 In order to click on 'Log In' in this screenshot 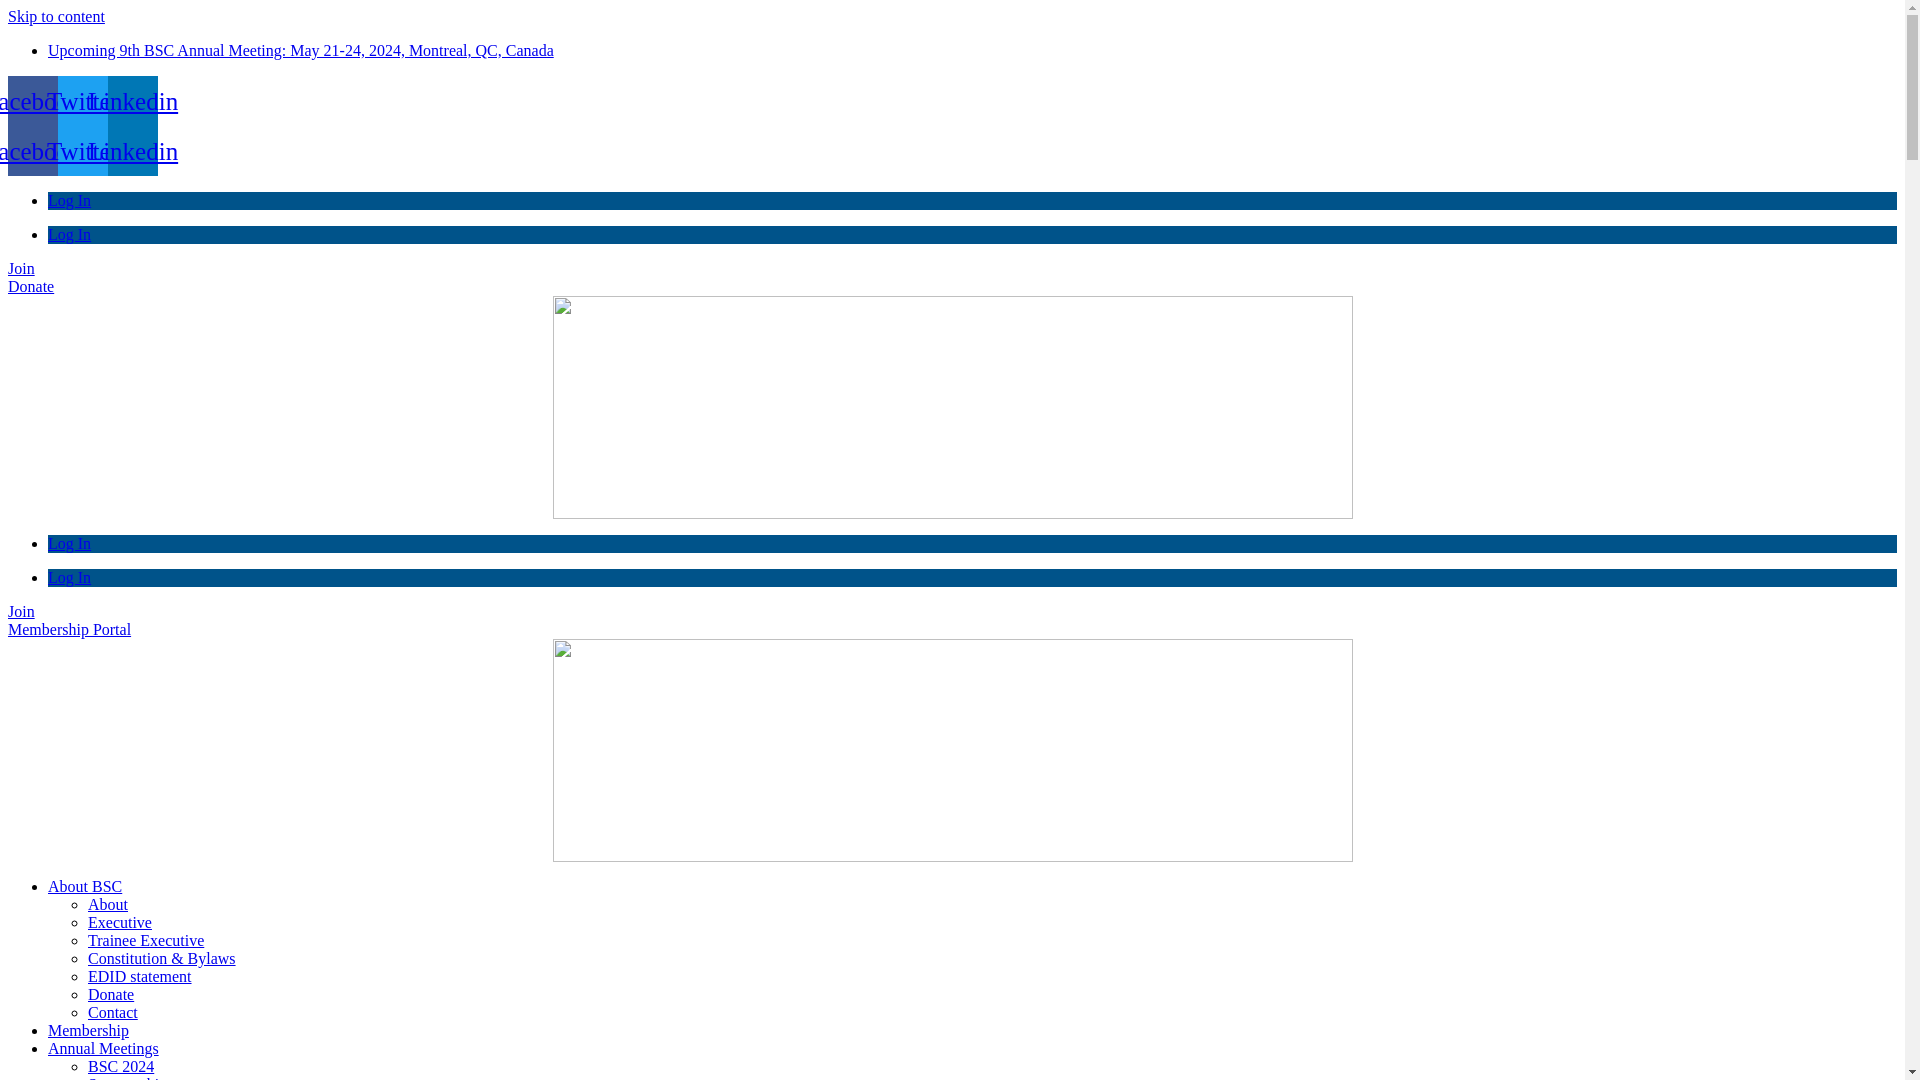, I will do `click(48, 200)`.